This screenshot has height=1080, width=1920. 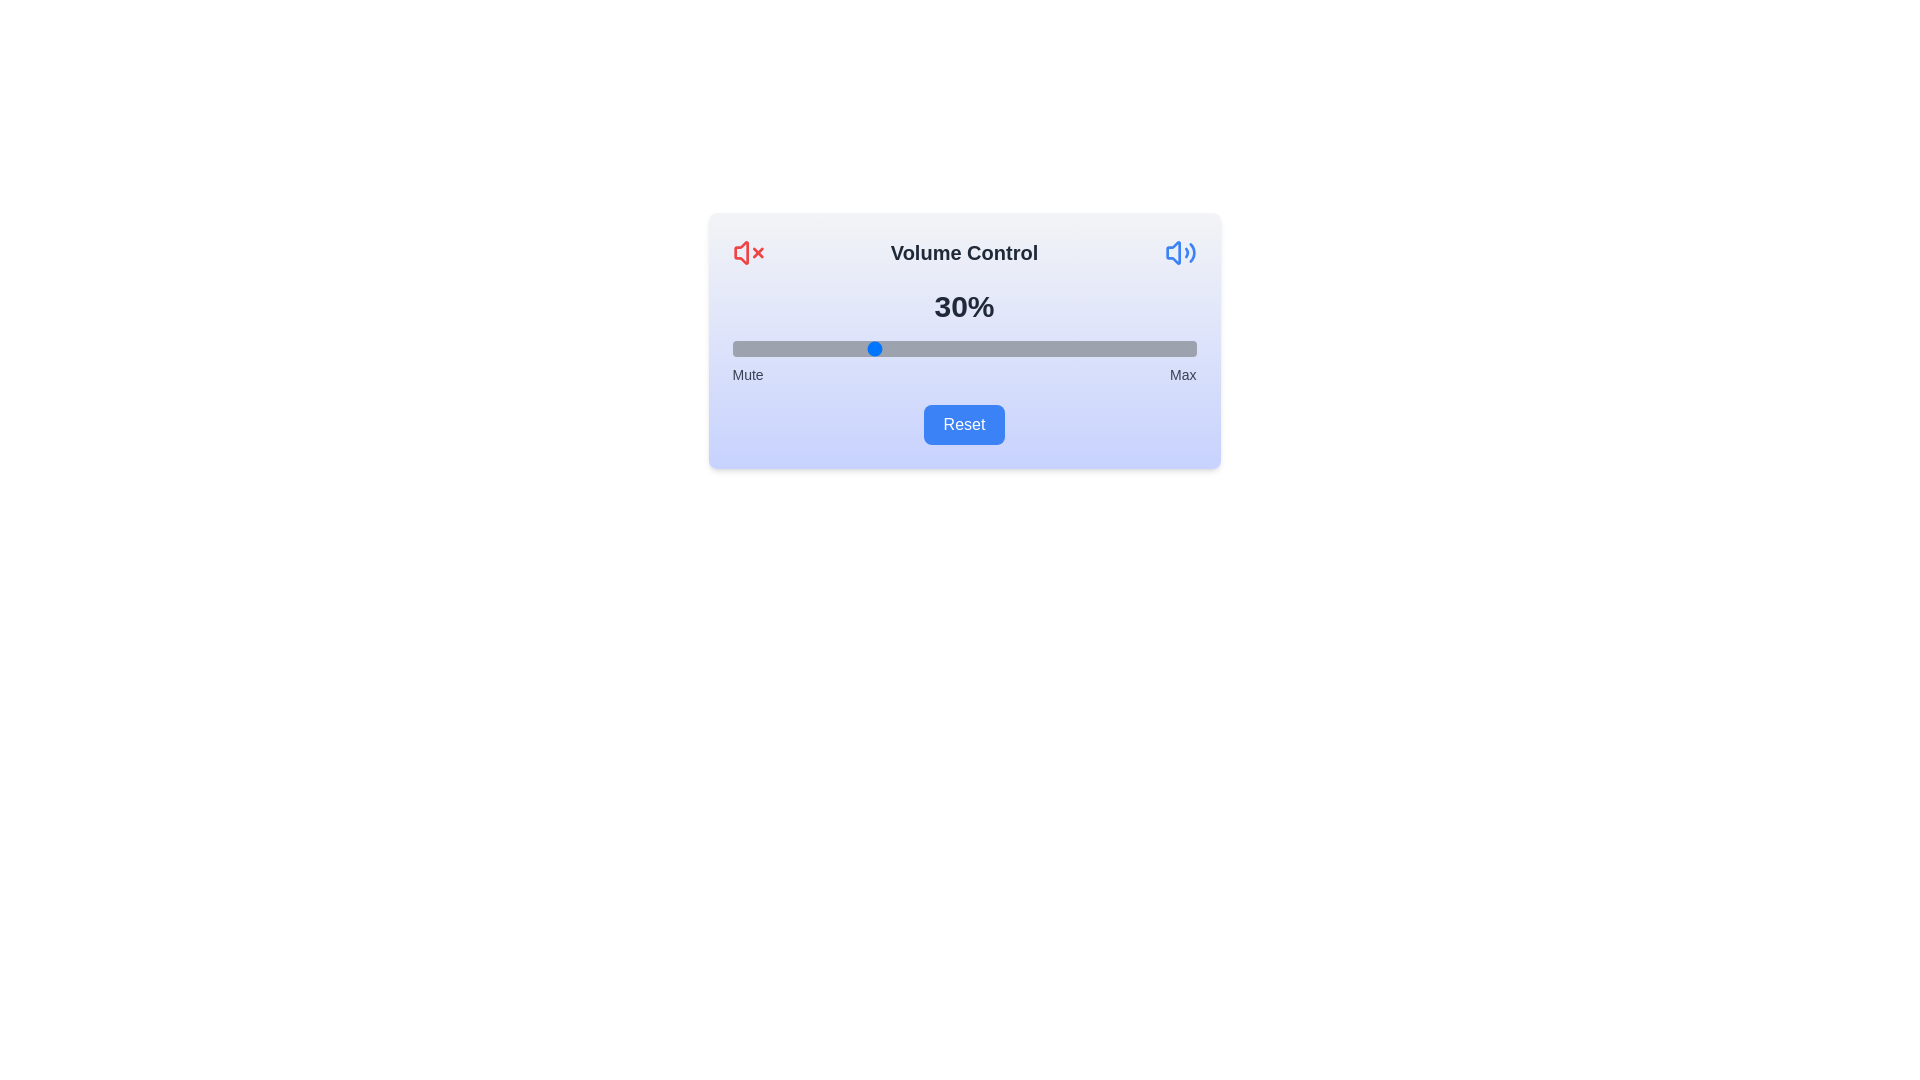 I want to click on the volume slider to a specific percentage, 70, so click(x=1056, y=347).